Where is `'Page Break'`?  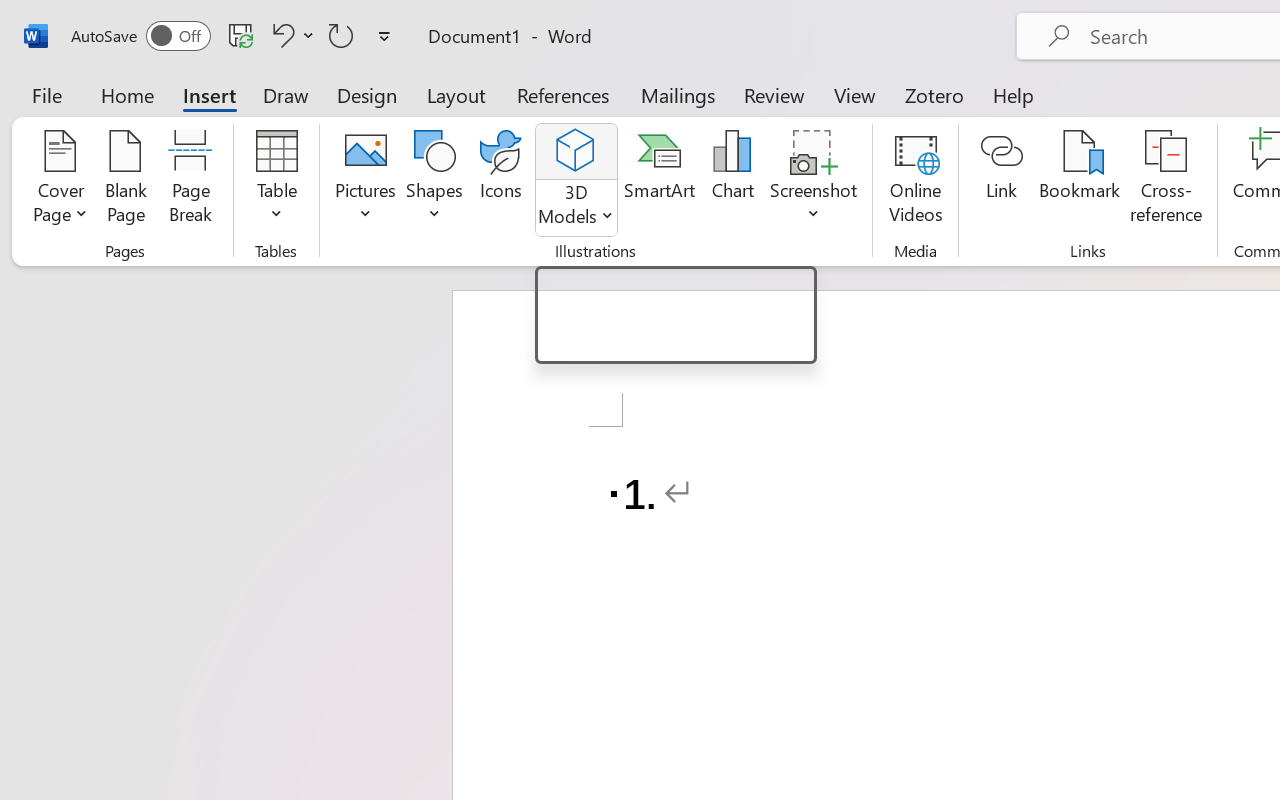 'Page Break' is located at coordinates (190, 179).